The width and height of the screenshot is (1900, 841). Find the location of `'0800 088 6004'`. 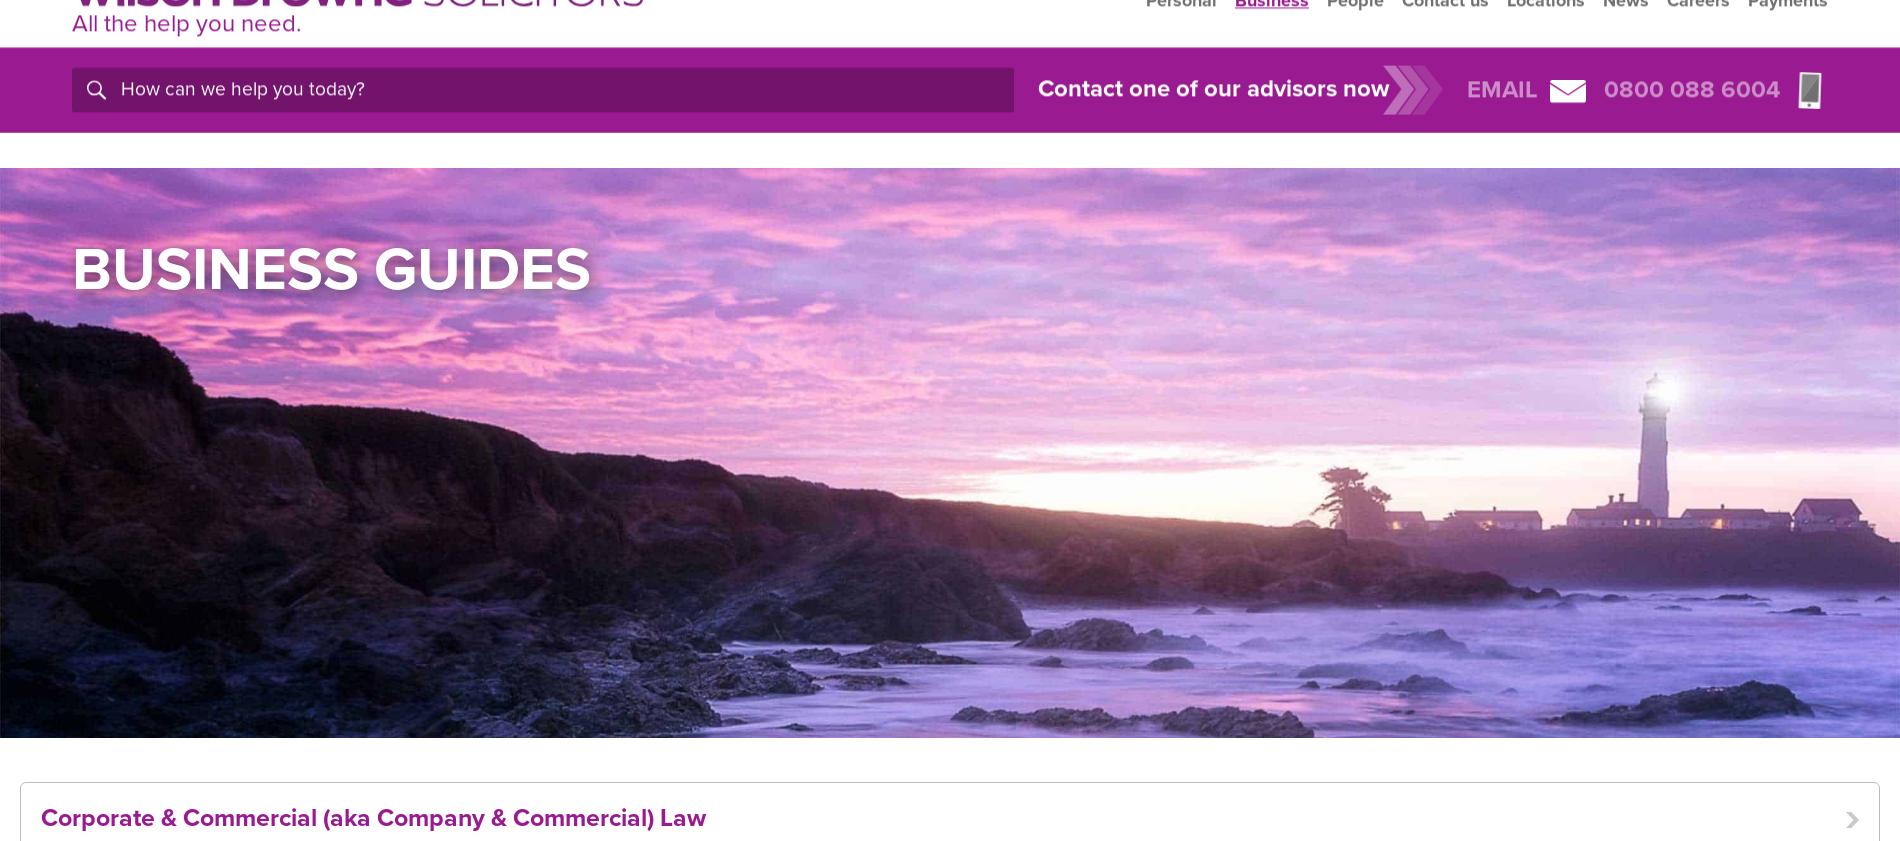

'0800 088 6004' is located at coordinates (1690, 134).